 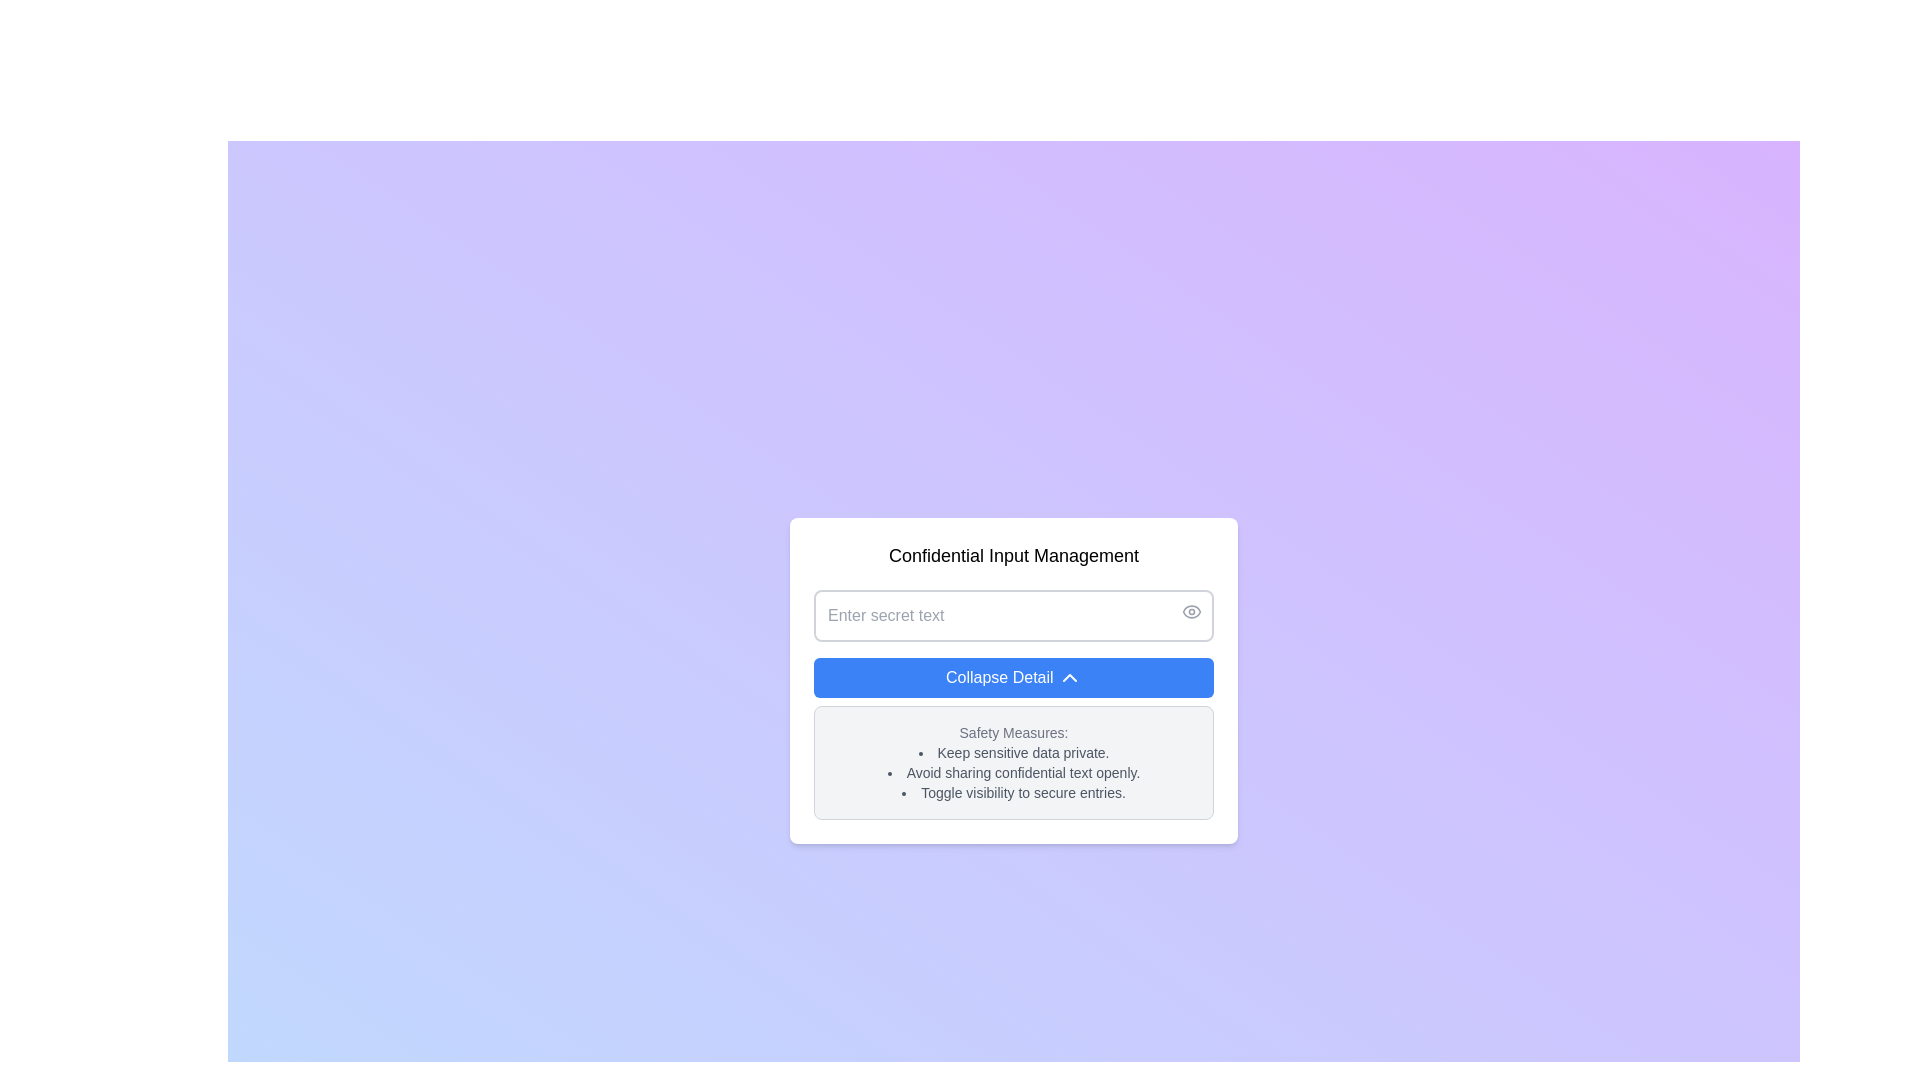 What do you see at coordinates (1191, 609) in the screenshot?
I see `the SVG eye icon that acts as a visibility toggle for the 'Enter secret text' input field` at bounding box center [1191, 609].